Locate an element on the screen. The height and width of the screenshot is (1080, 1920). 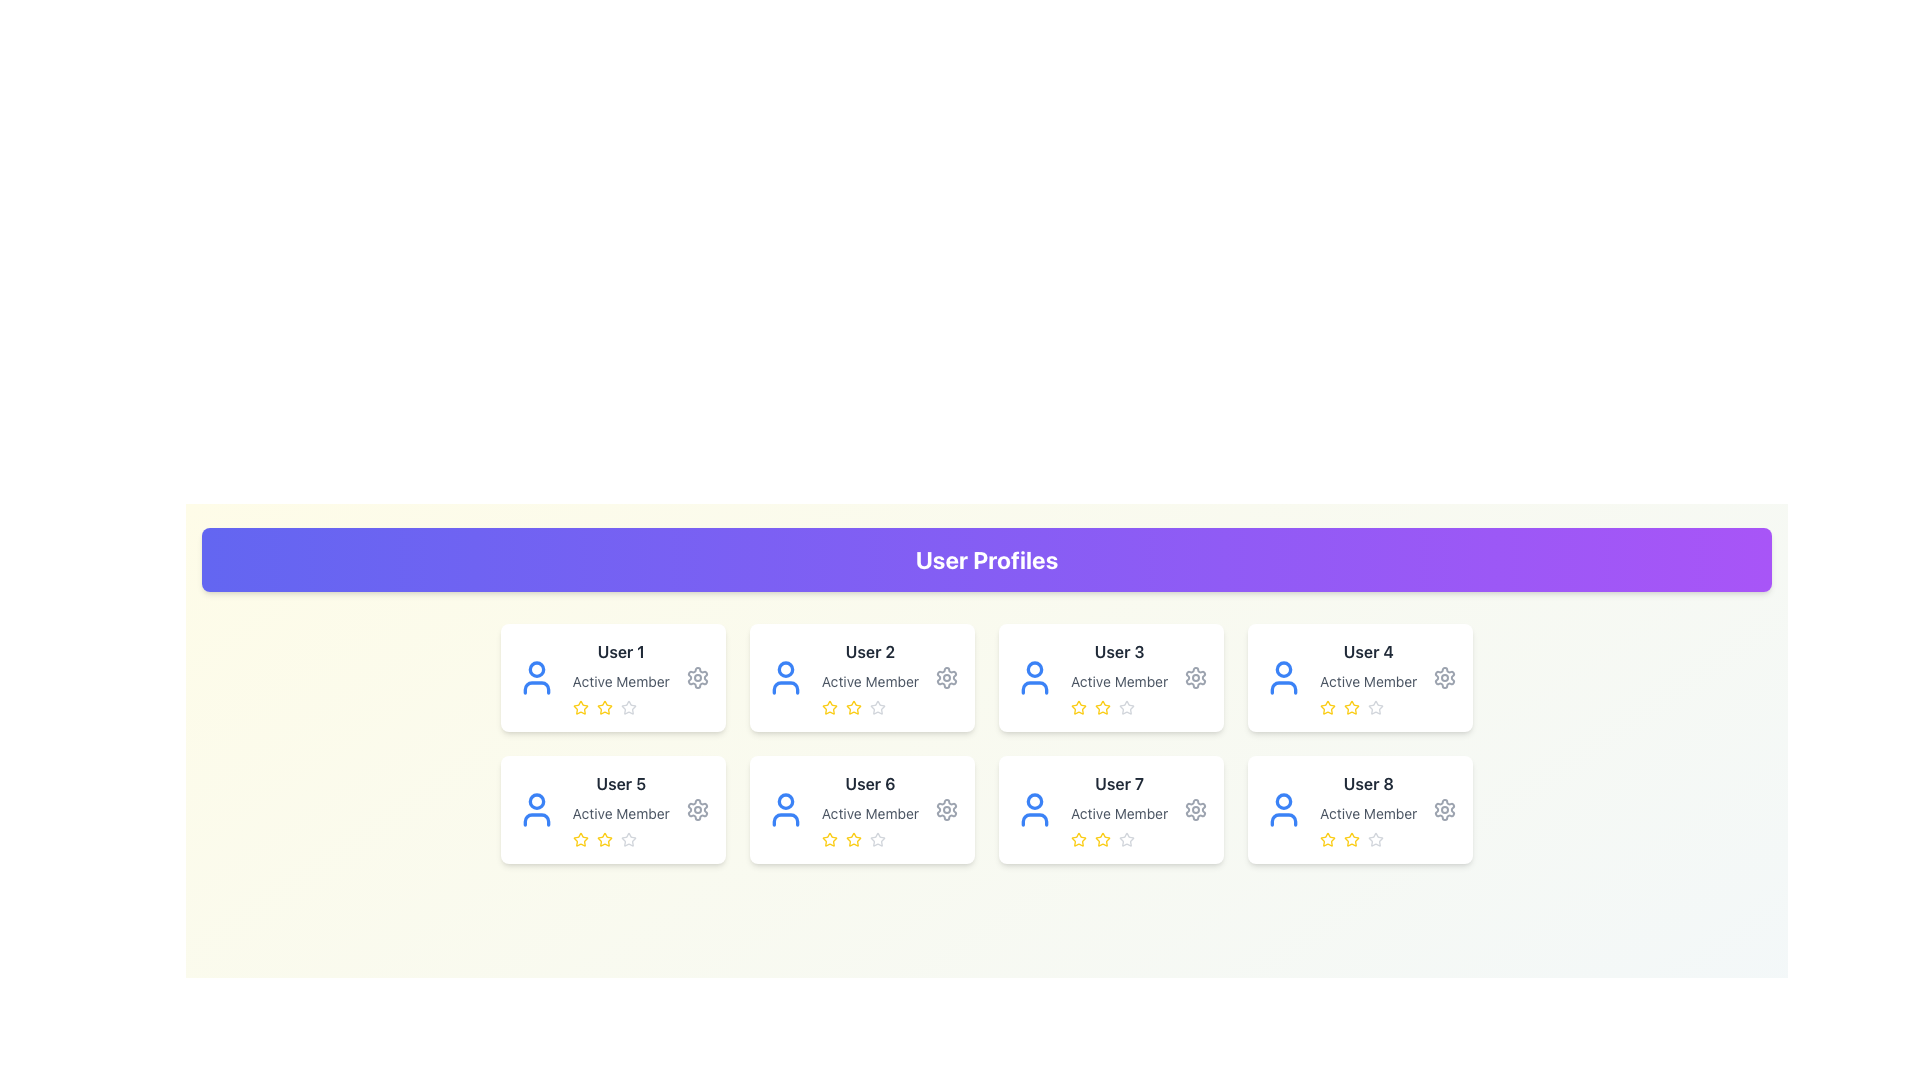
text on the Profile card representing a specific user located in the second column of the top row within the grid of user profiles, positioned immediately to the right of 'User 1' and above 'User 5' is located at coordinates (870, 677).